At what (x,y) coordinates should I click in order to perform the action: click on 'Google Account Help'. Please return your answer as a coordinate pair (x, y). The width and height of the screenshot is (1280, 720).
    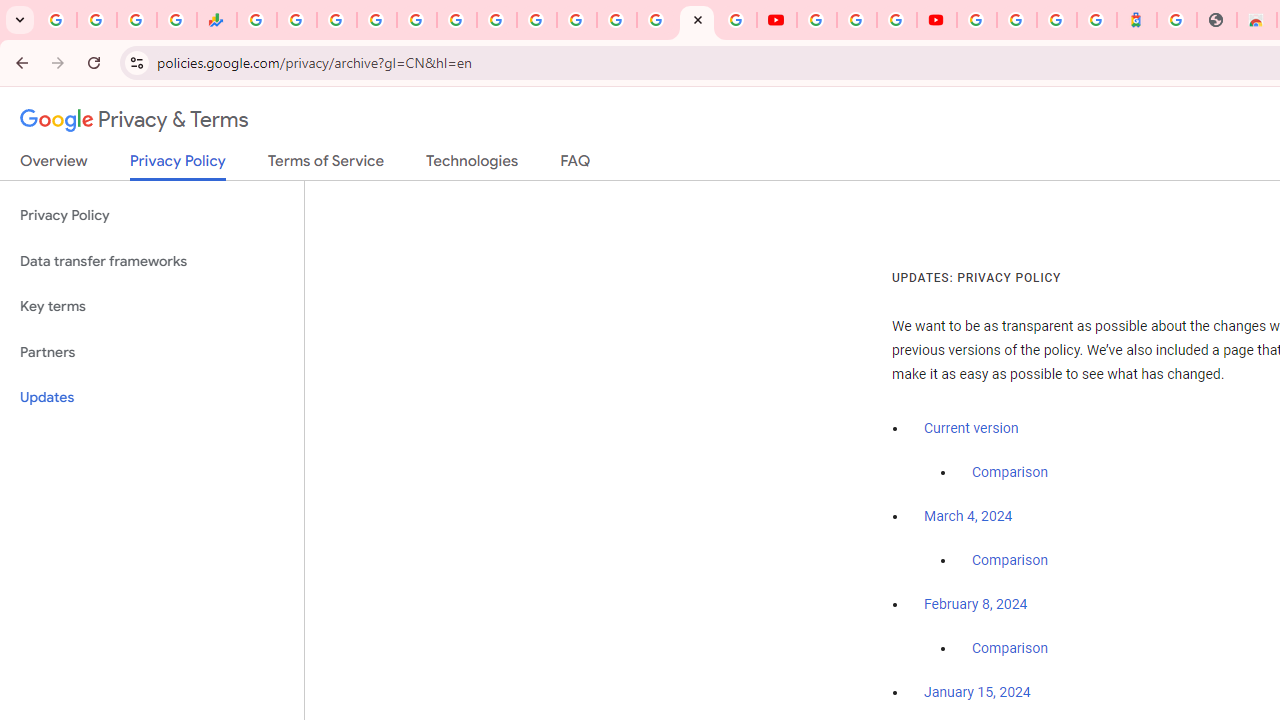
    Looking at the image, I should click on (856, 20).